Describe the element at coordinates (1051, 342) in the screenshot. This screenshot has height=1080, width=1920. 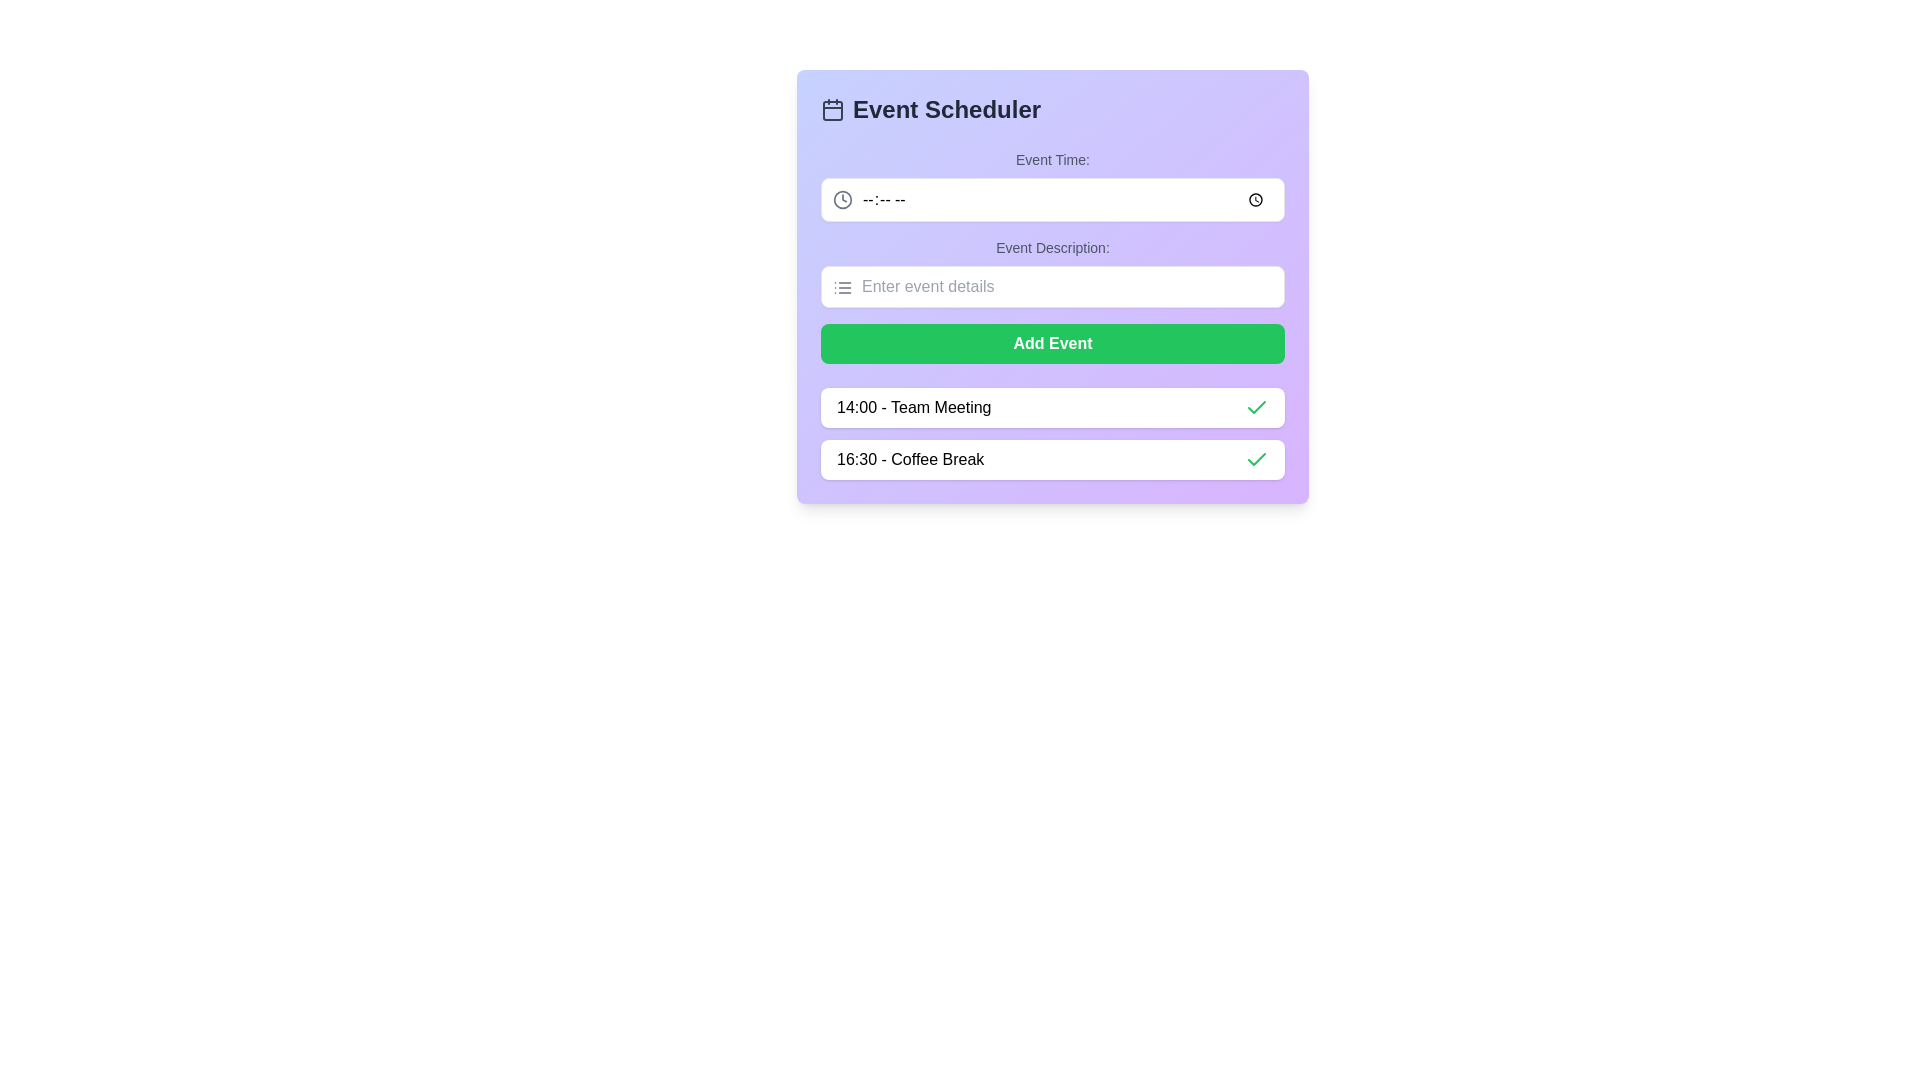
I see `the 'Add Event' button located near the center lower part of the Event Scheduler box` at that location.